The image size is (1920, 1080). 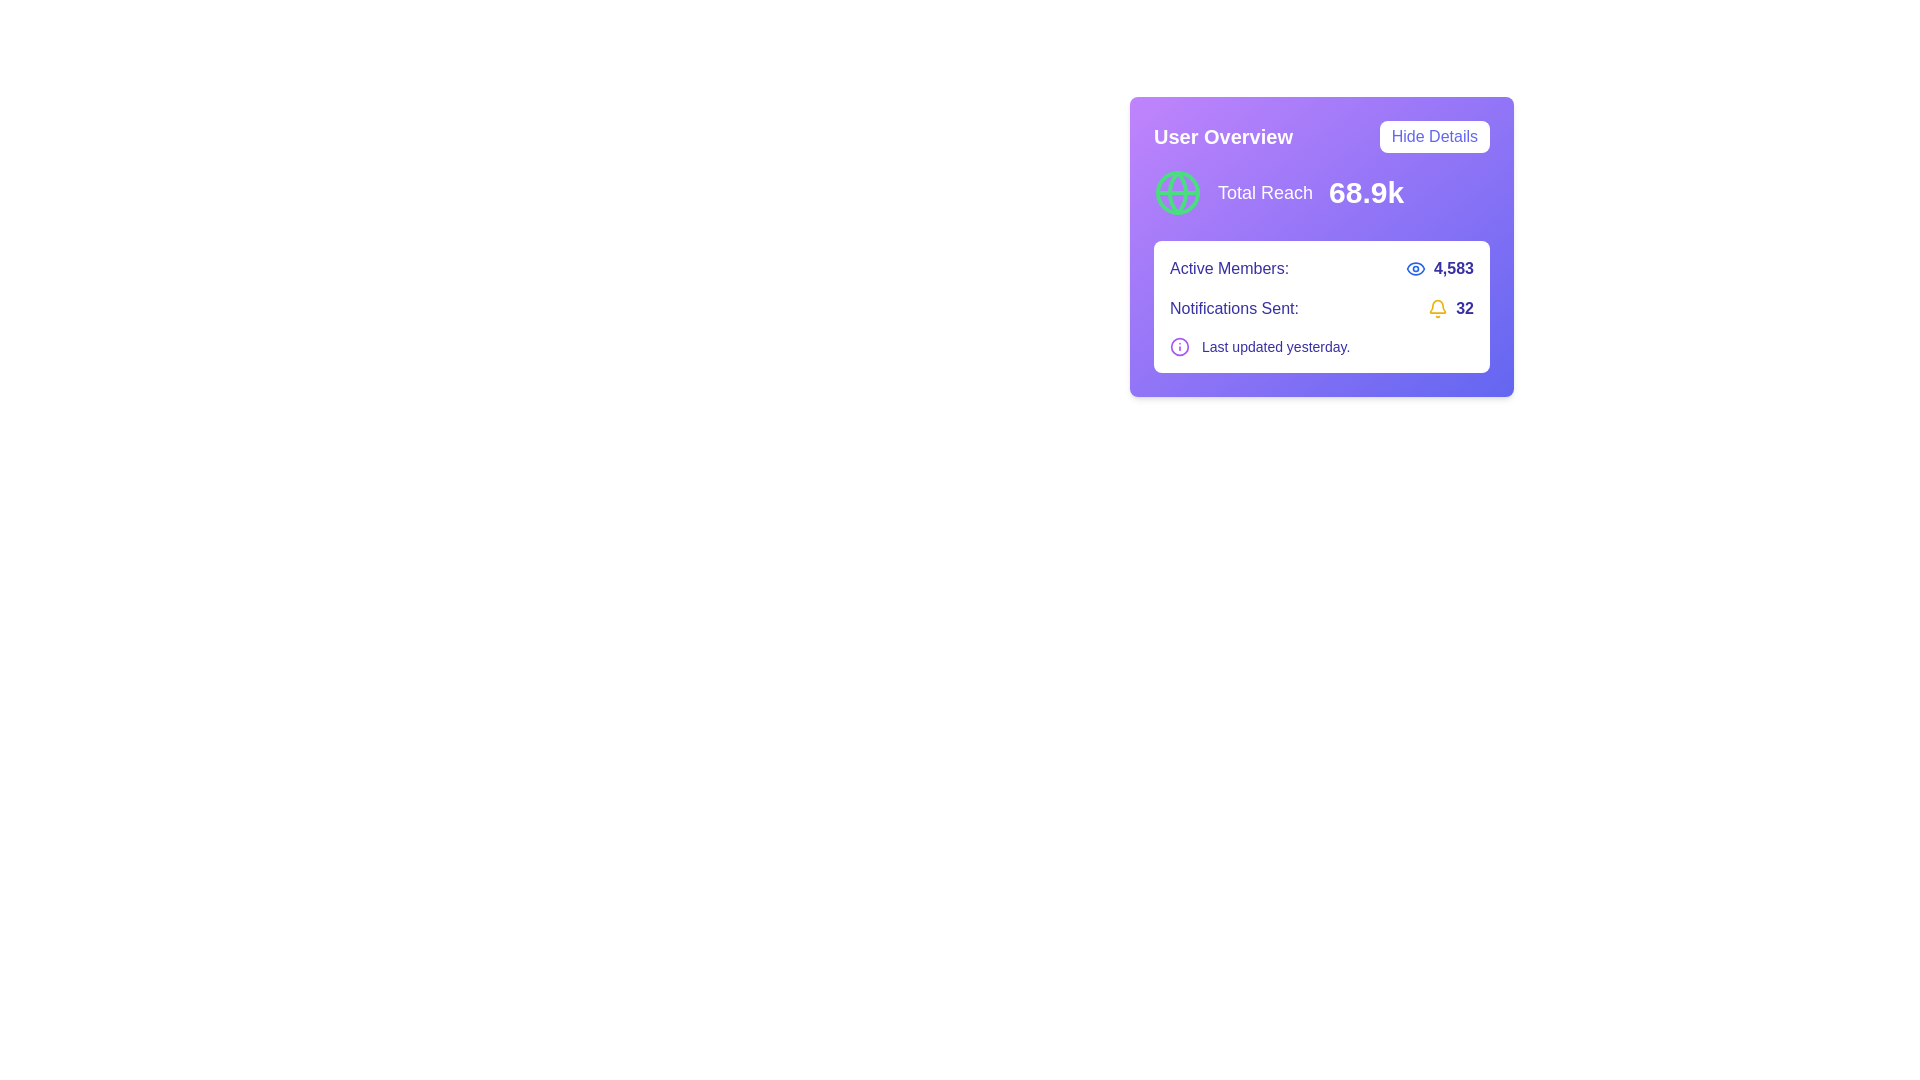 I want to click on the central Graphic Circle element within the SVG component of the 'User Overview' card, which is positioned to the left of the 'Total Reach 68.9k' label, so click(x=1177, y=192).